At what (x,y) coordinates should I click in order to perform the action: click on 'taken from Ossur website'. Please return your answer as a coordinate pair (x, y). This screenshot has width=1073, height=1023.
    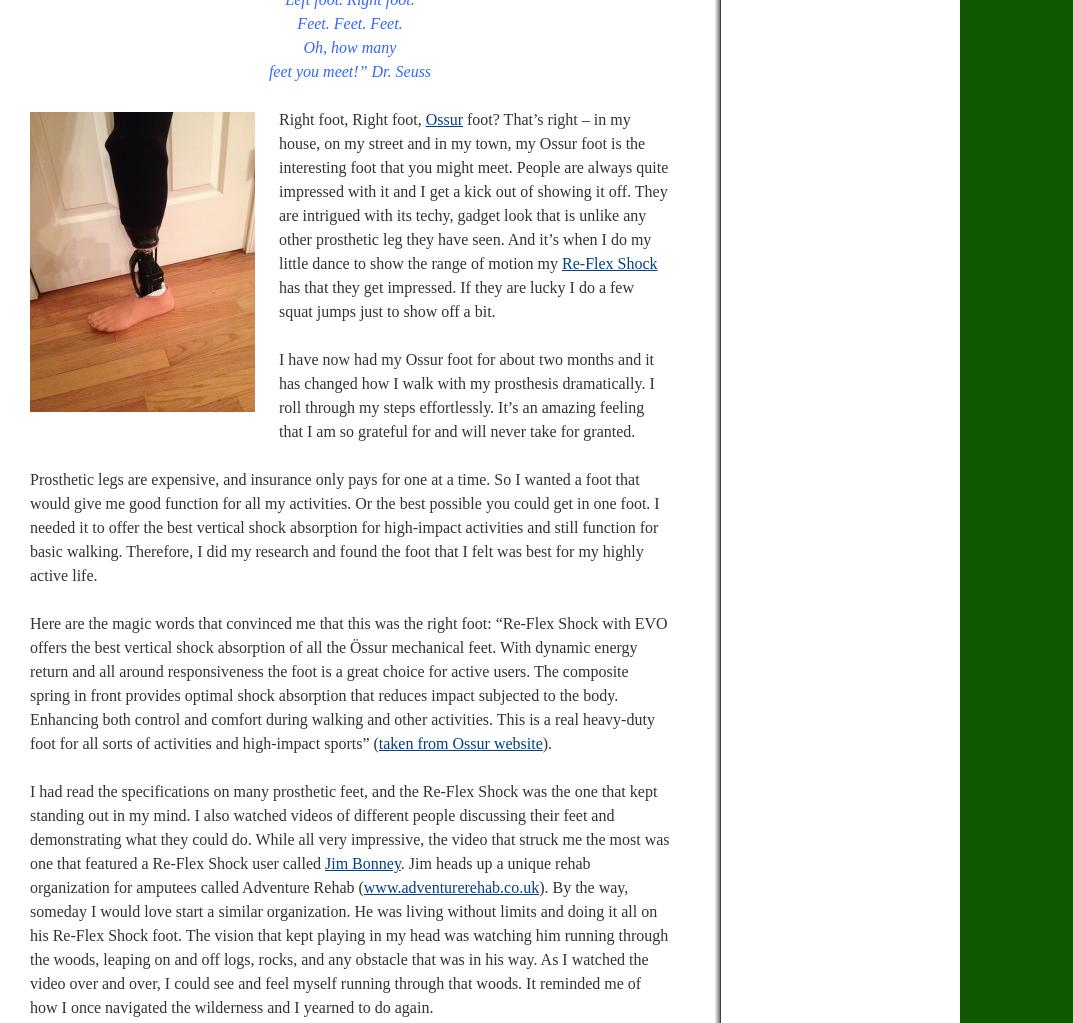
    Looking at the image, I should click on (459, 743).